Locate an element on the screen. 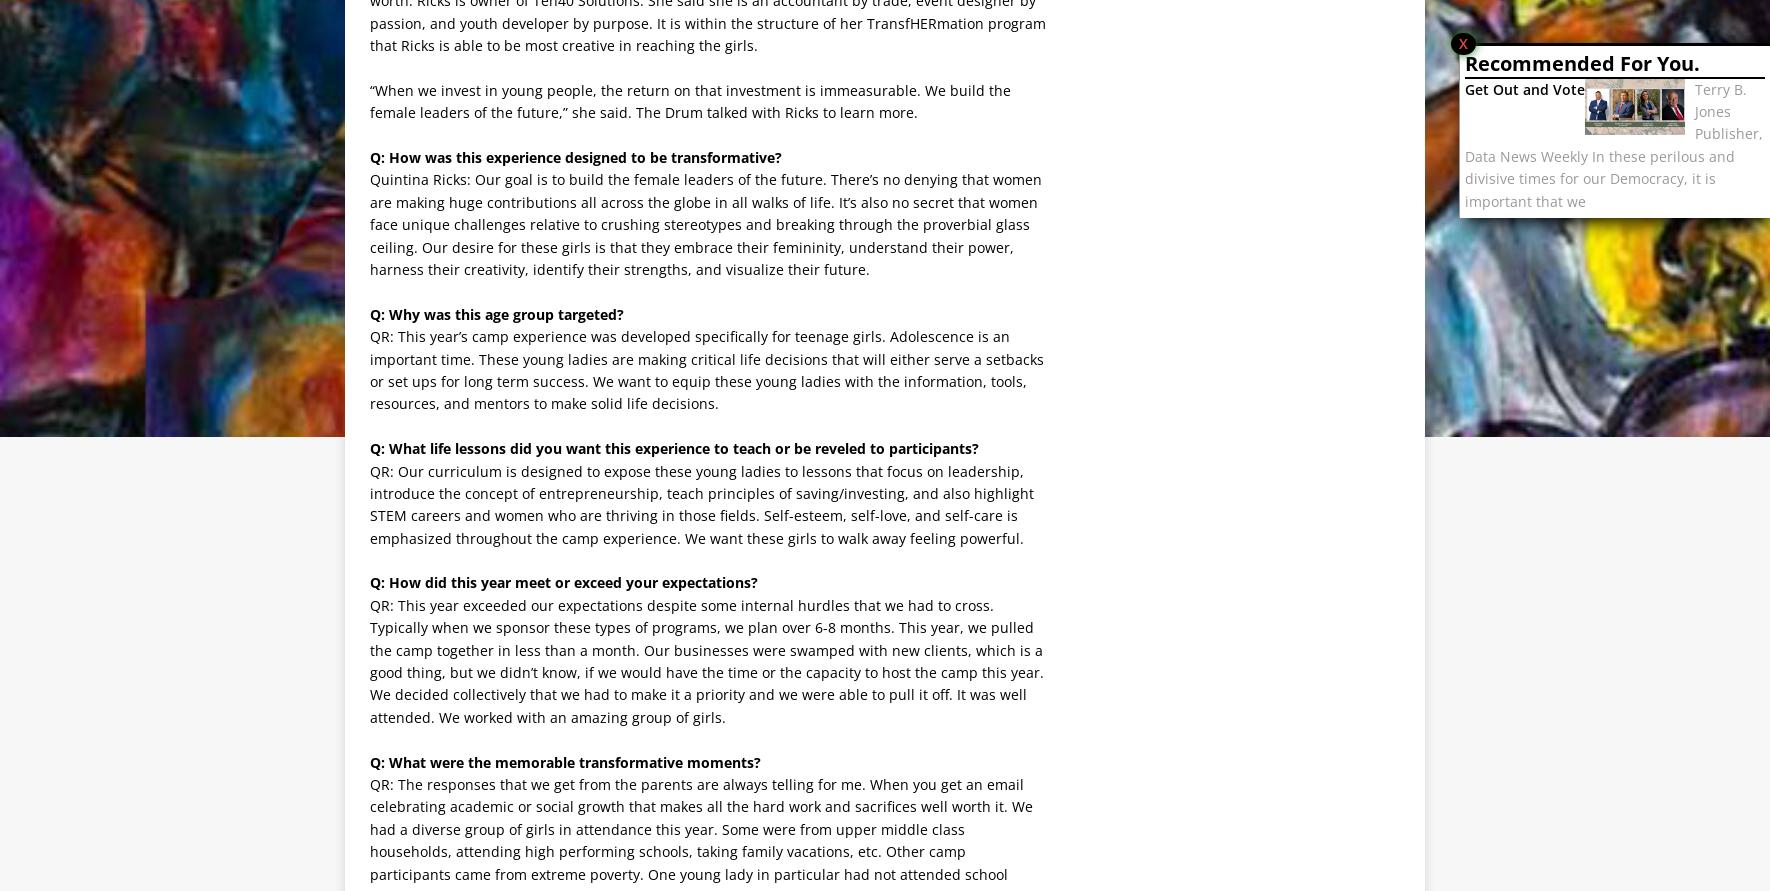 This screenshot has width=1770, height=891. 'Q: How did this year meet or exceed your expectations?' is located at coordinates (368, 582).